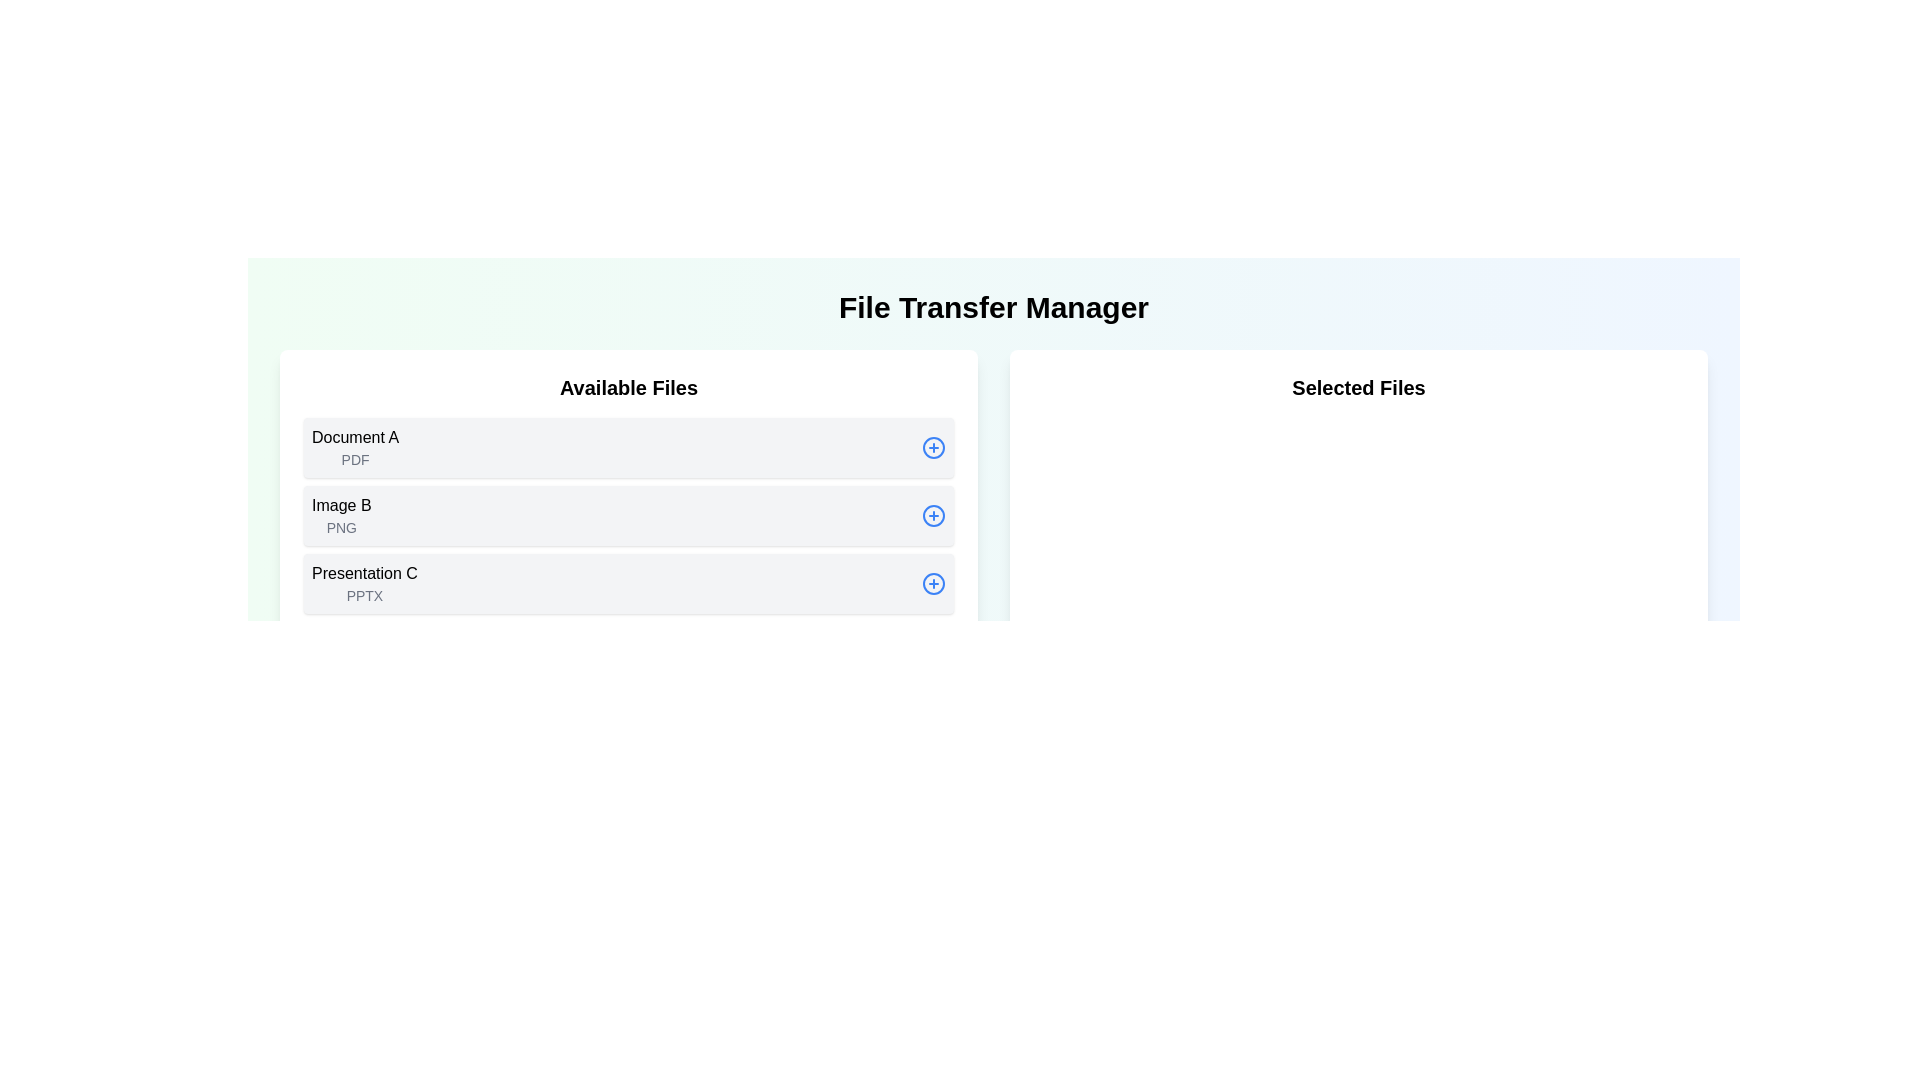 The image size is (1920, 1080). Describe the element at coordinates (364, 573) in the screenshot. I see `the text label displaying 'Presentation C' in the 'Available Files' section, which is positioned above the 'PPTX' label` at that location.